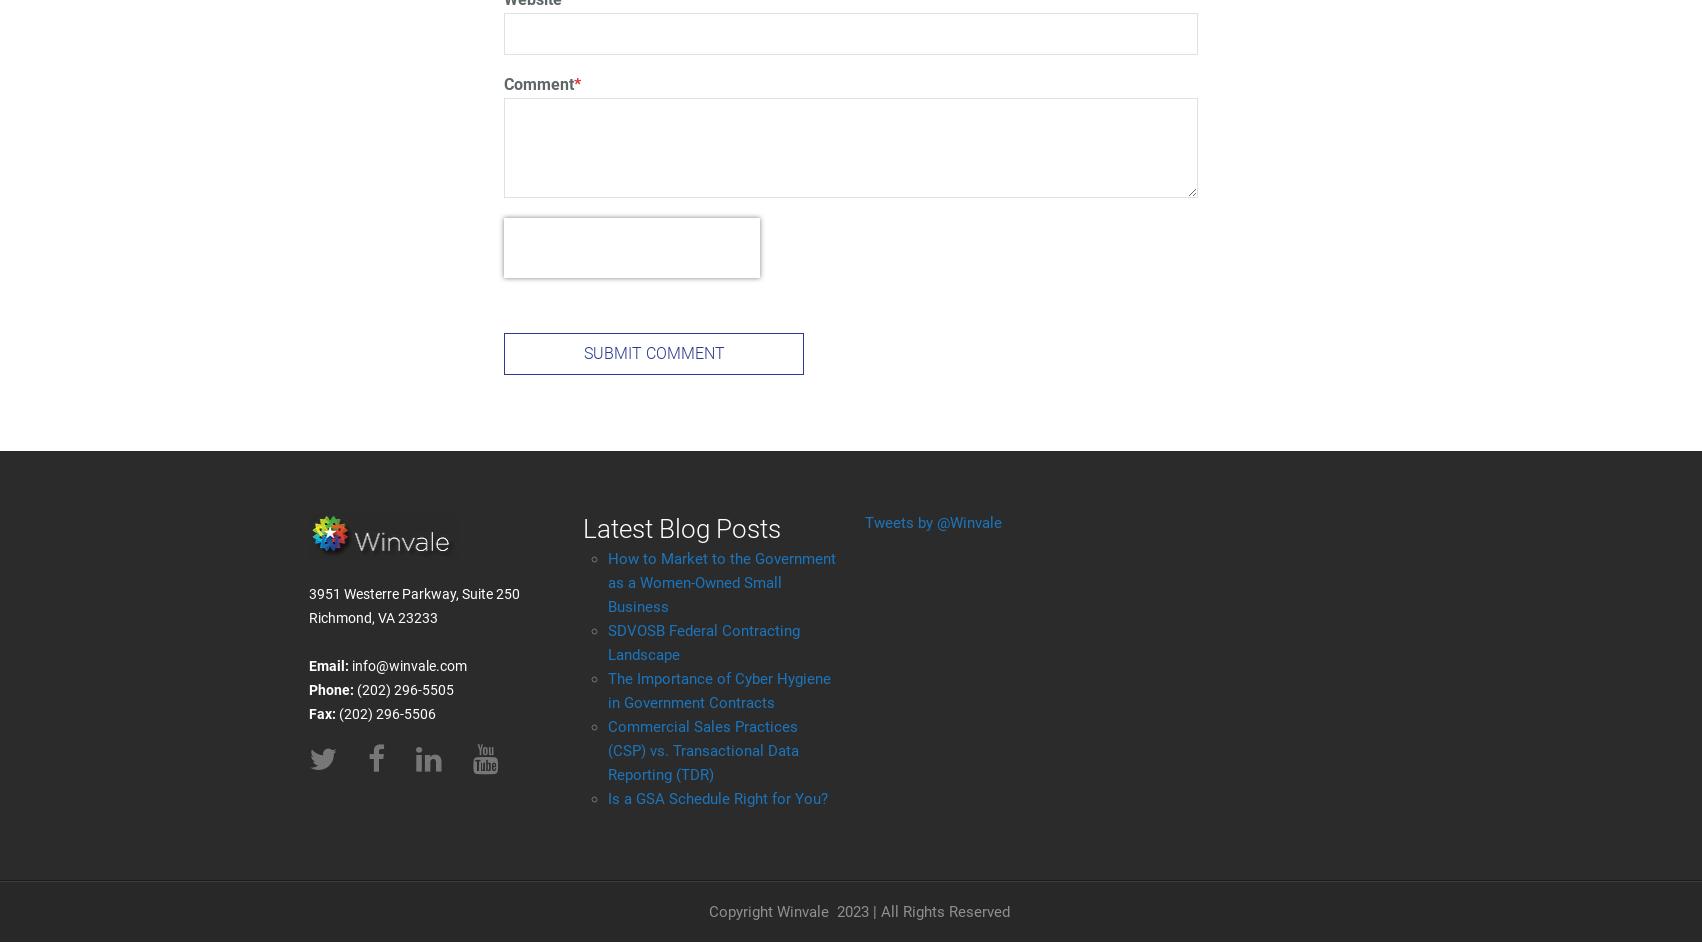 The height and width of the screenshot is (943, 1702). Describe the element at coordinates (577, 83) in the screenshot. I see `'*'` at that location.